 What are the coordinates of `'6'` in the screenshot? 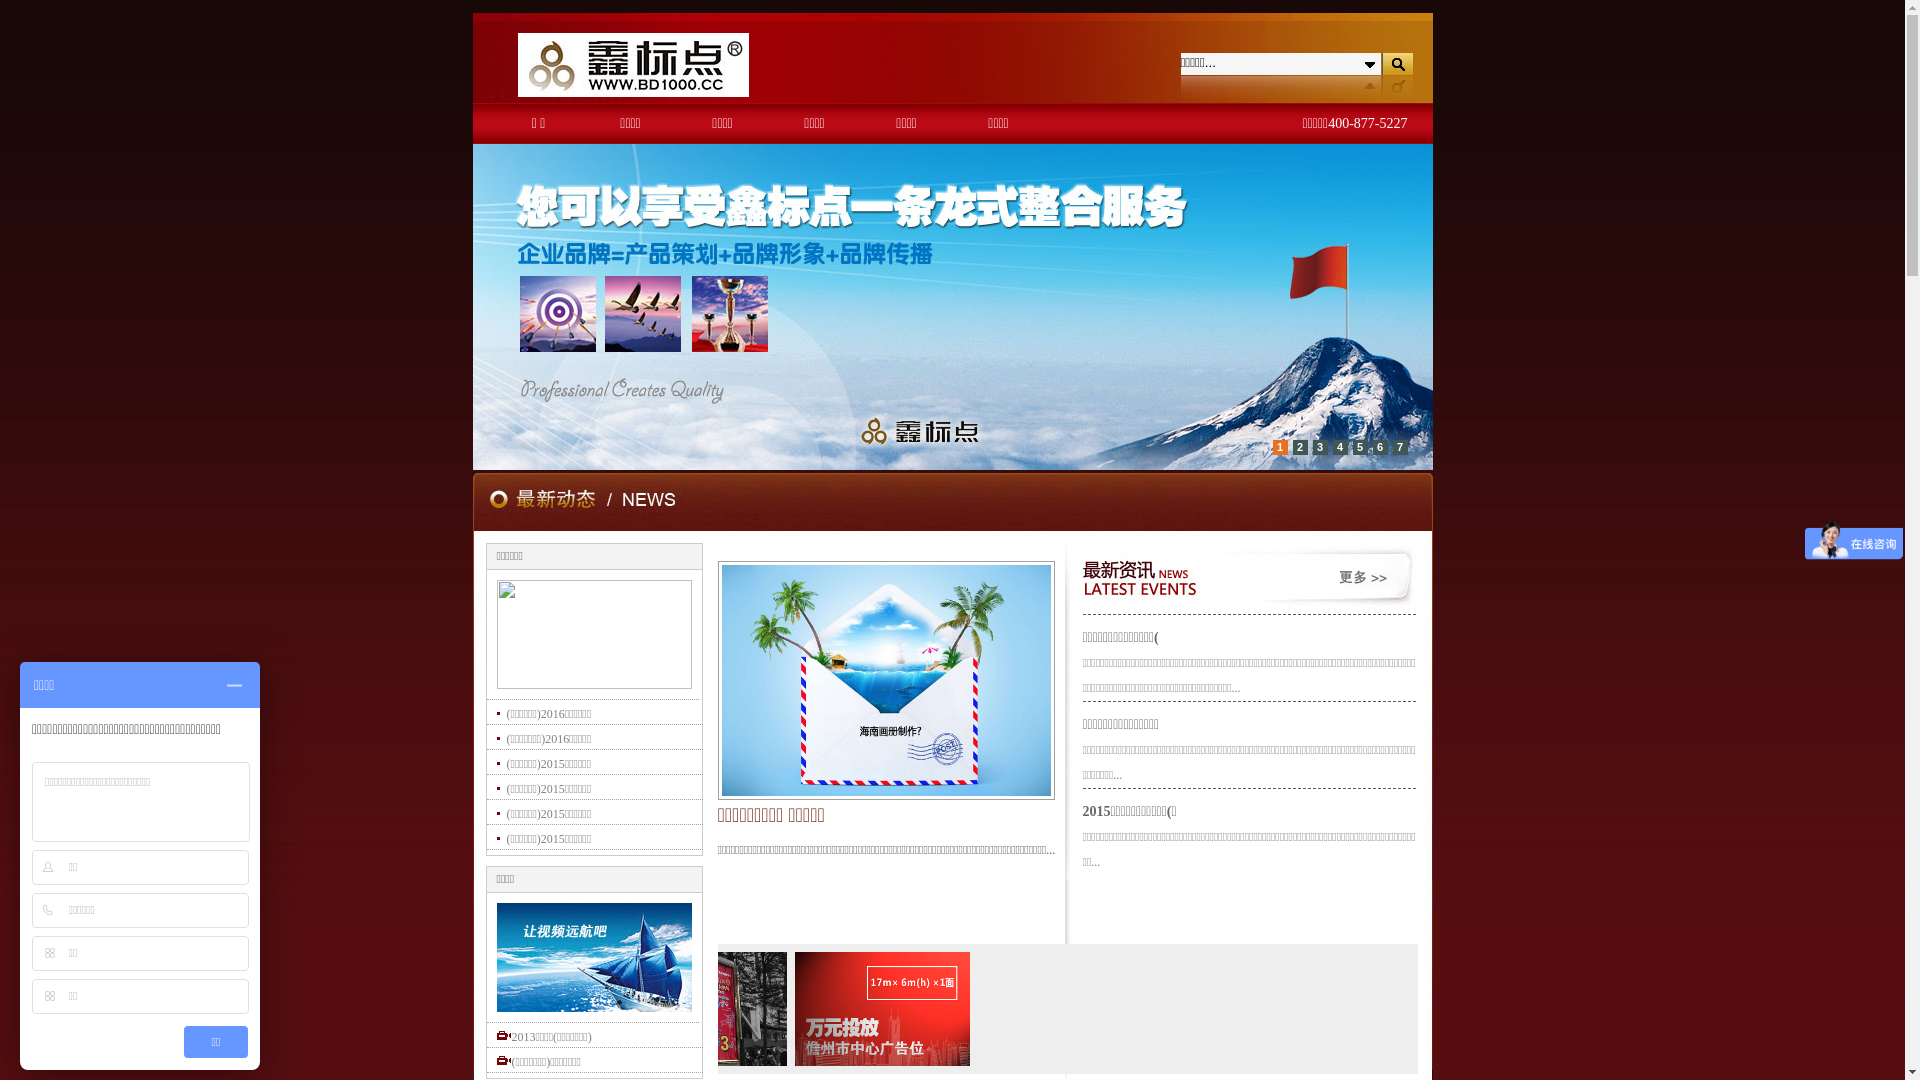 It's located at (1371, 446).